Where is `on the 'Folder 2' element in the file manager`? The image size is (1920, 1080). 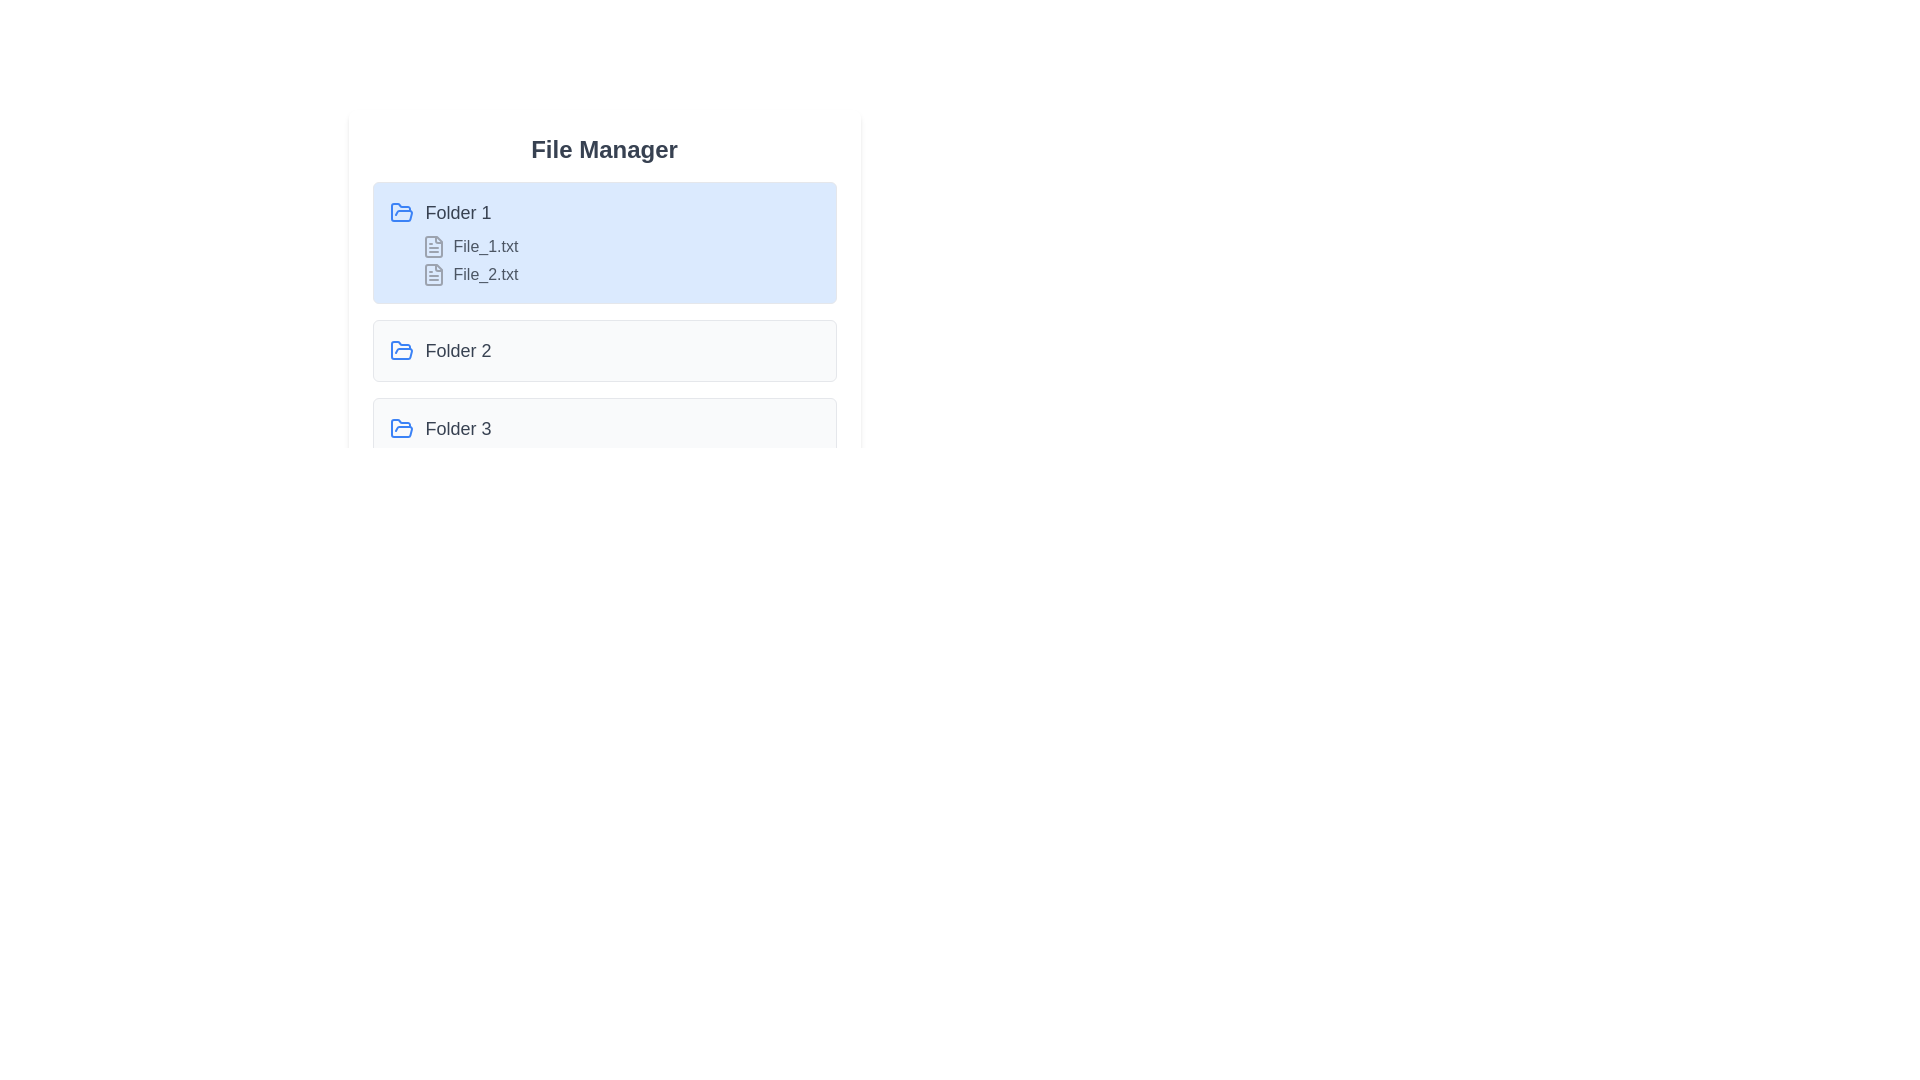 on the 'Folder 2' element in the file manager is located at coordinates (603, 350).